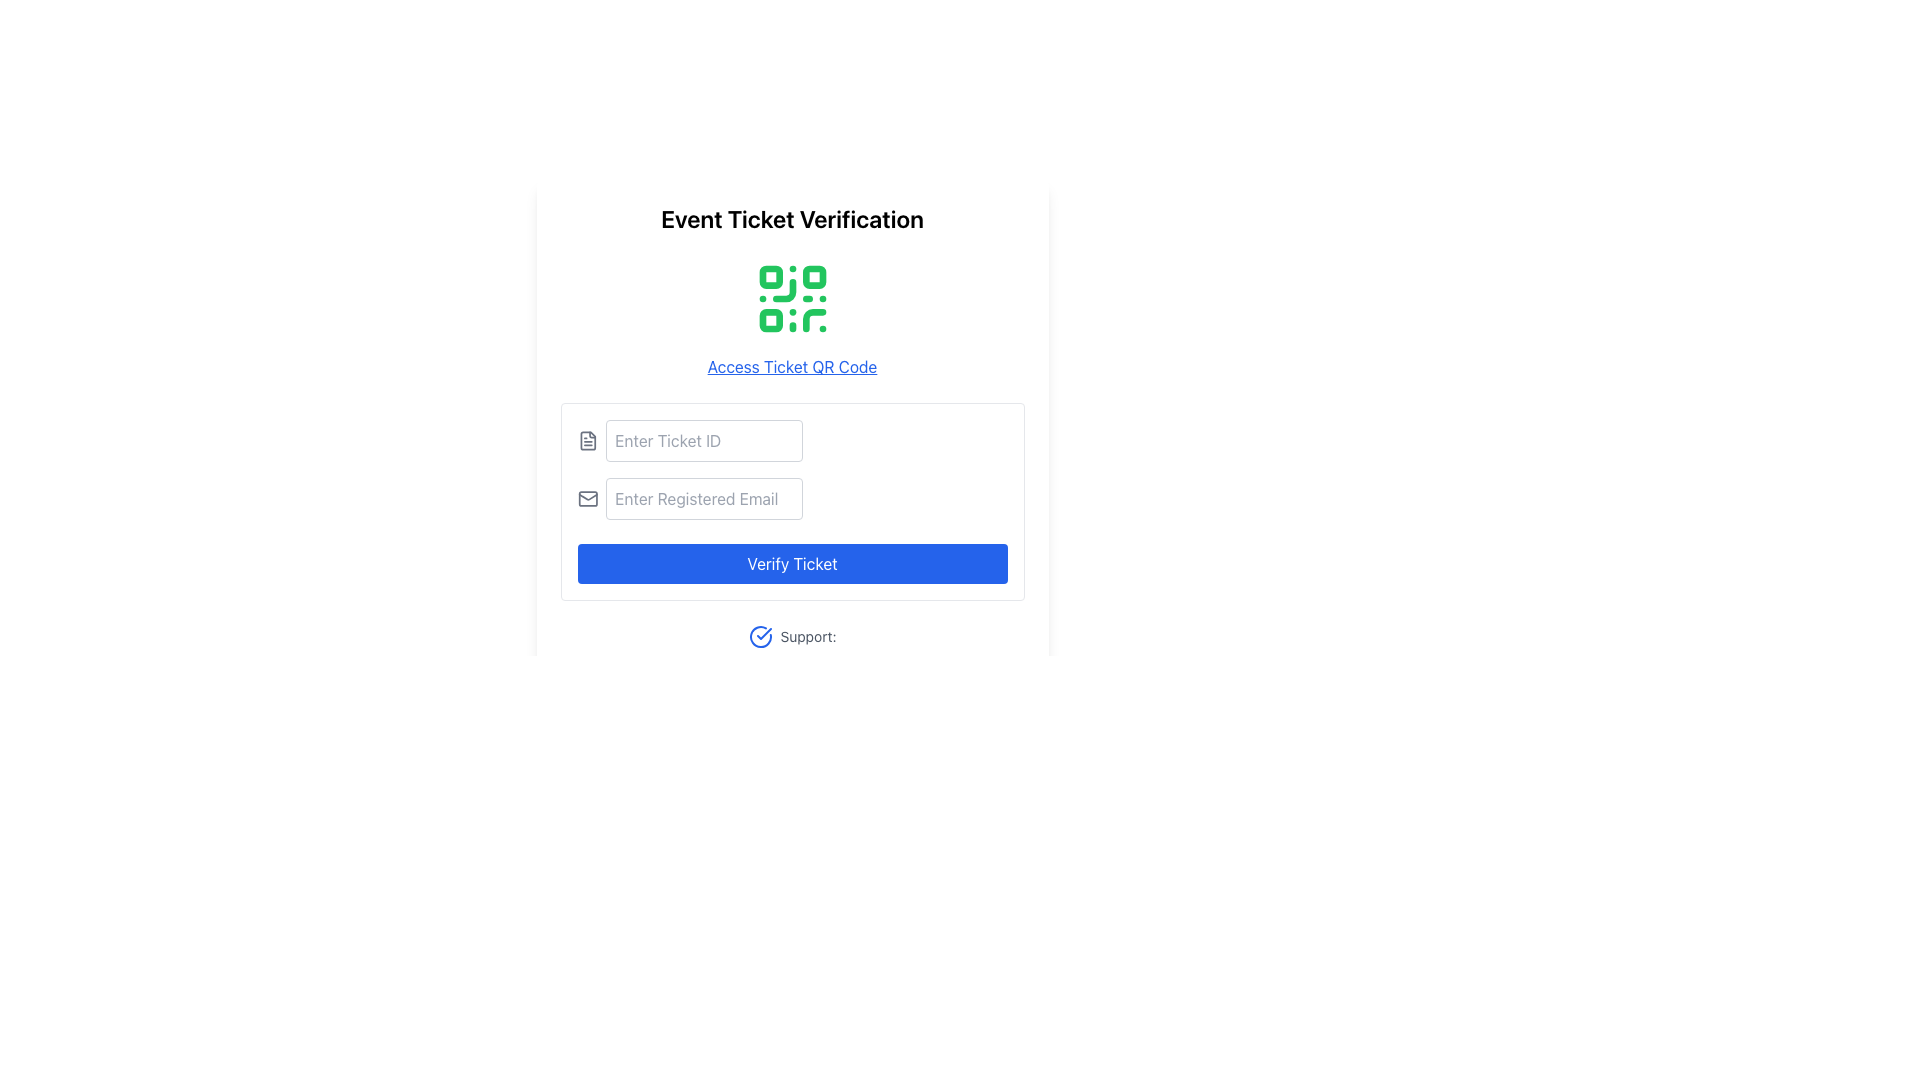  What do you see at coordinates (769, 277) in the screenshot?
I see `the top-left square part of the QR code which is crucial for its data matrix functionality` at bounding box center [769, 277].